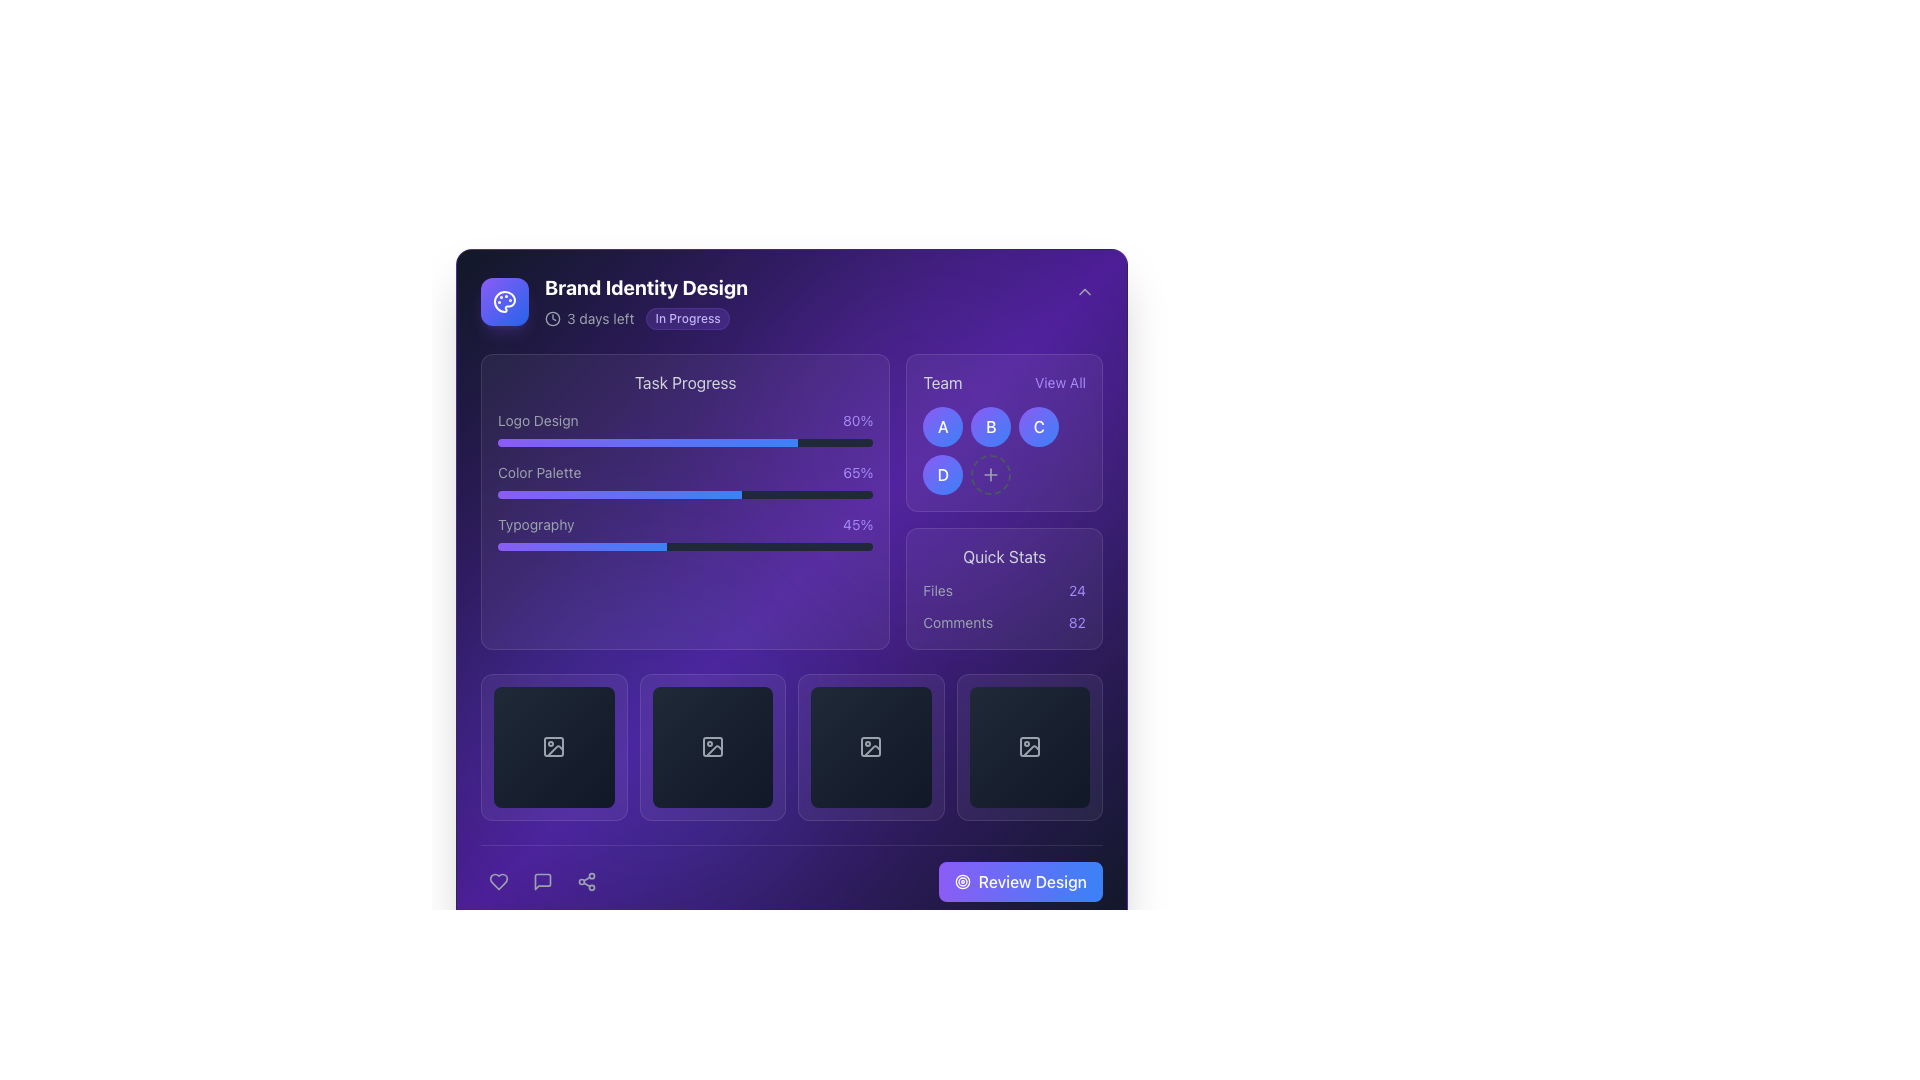  Describe the element at coordinates (1029, 747) in the screenshot. I see `the small rectangular icon with rounded corners, which has a dark gray background and is located at the bottom-right corner of a darkly-themed panel containing a grid of icons` at that location.